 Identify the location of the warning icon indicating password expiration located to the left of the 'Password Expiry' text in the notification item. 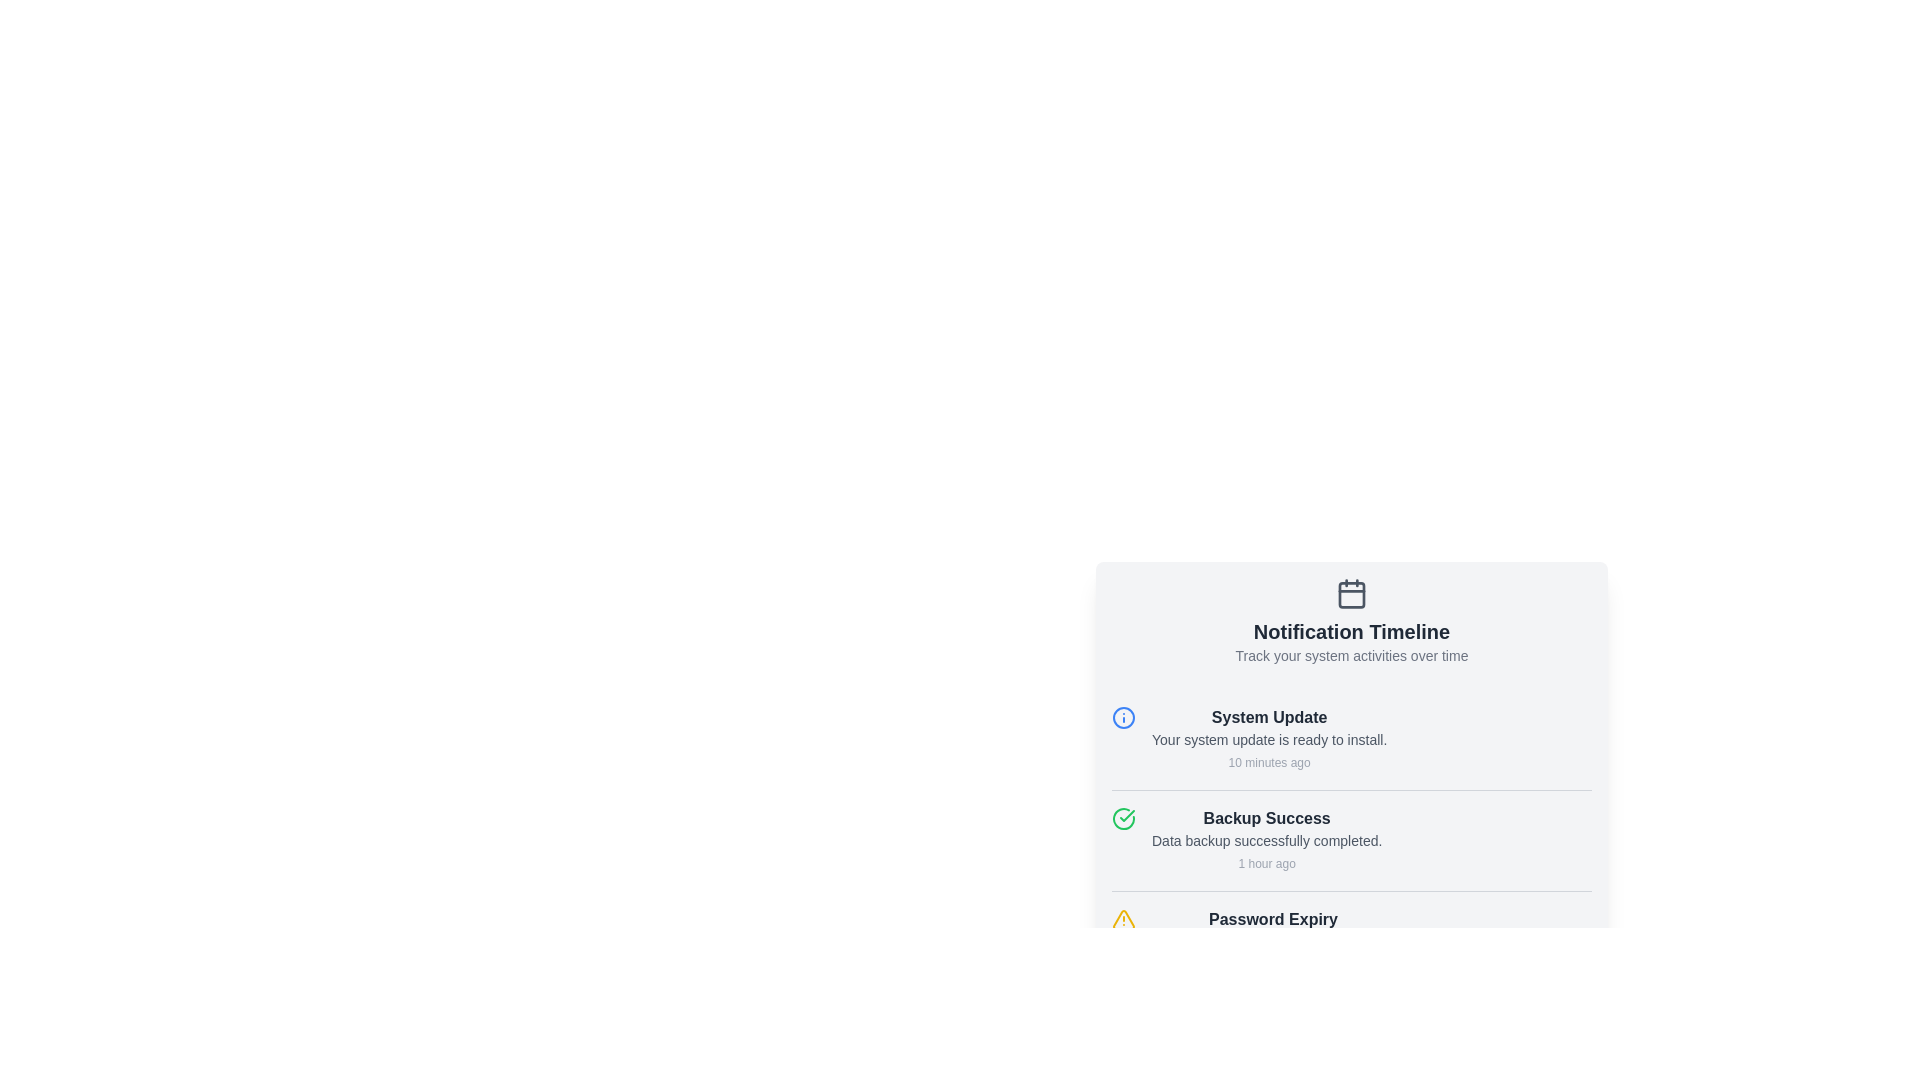
(1123, 920).